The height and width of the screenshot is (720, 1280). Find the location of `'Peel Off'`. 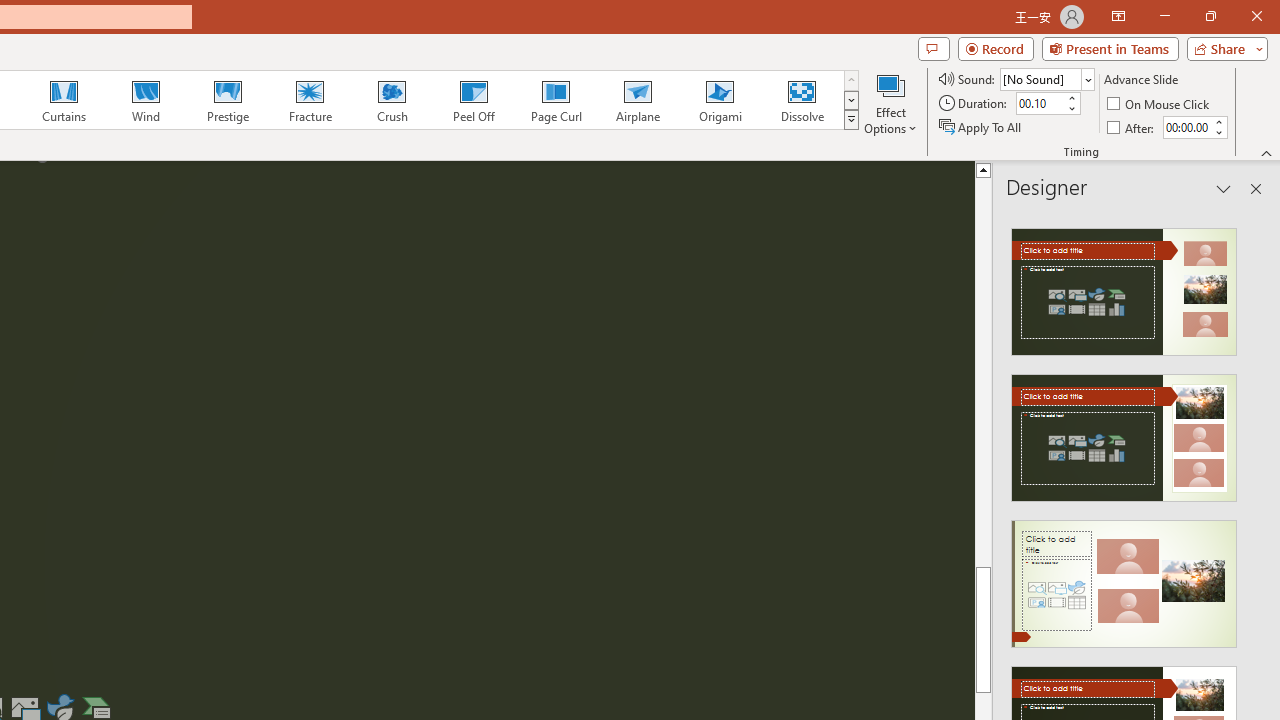

'Peel Off' is located at coordinates (472, 100).